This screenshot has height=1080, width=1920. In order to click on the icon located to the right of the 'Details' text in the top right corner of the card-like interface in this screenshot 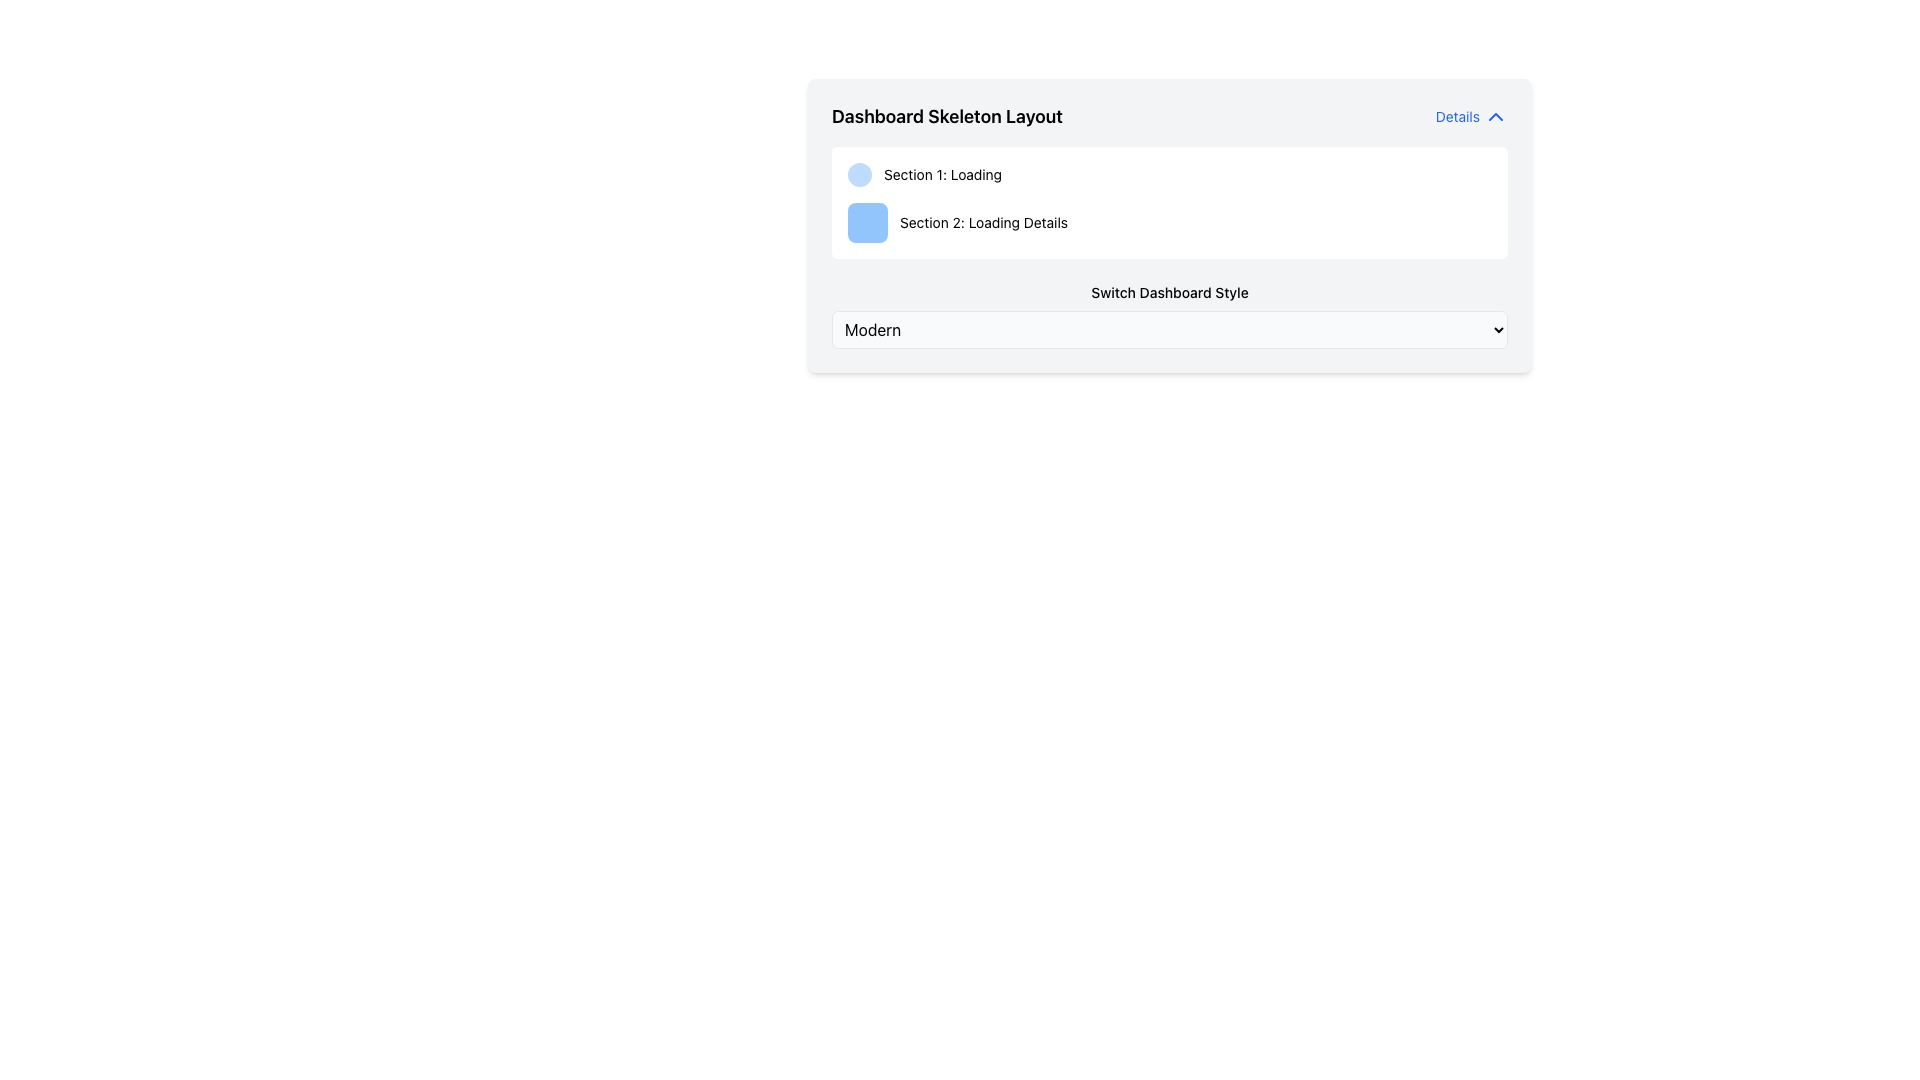, I will do `click(1496, 116)`.